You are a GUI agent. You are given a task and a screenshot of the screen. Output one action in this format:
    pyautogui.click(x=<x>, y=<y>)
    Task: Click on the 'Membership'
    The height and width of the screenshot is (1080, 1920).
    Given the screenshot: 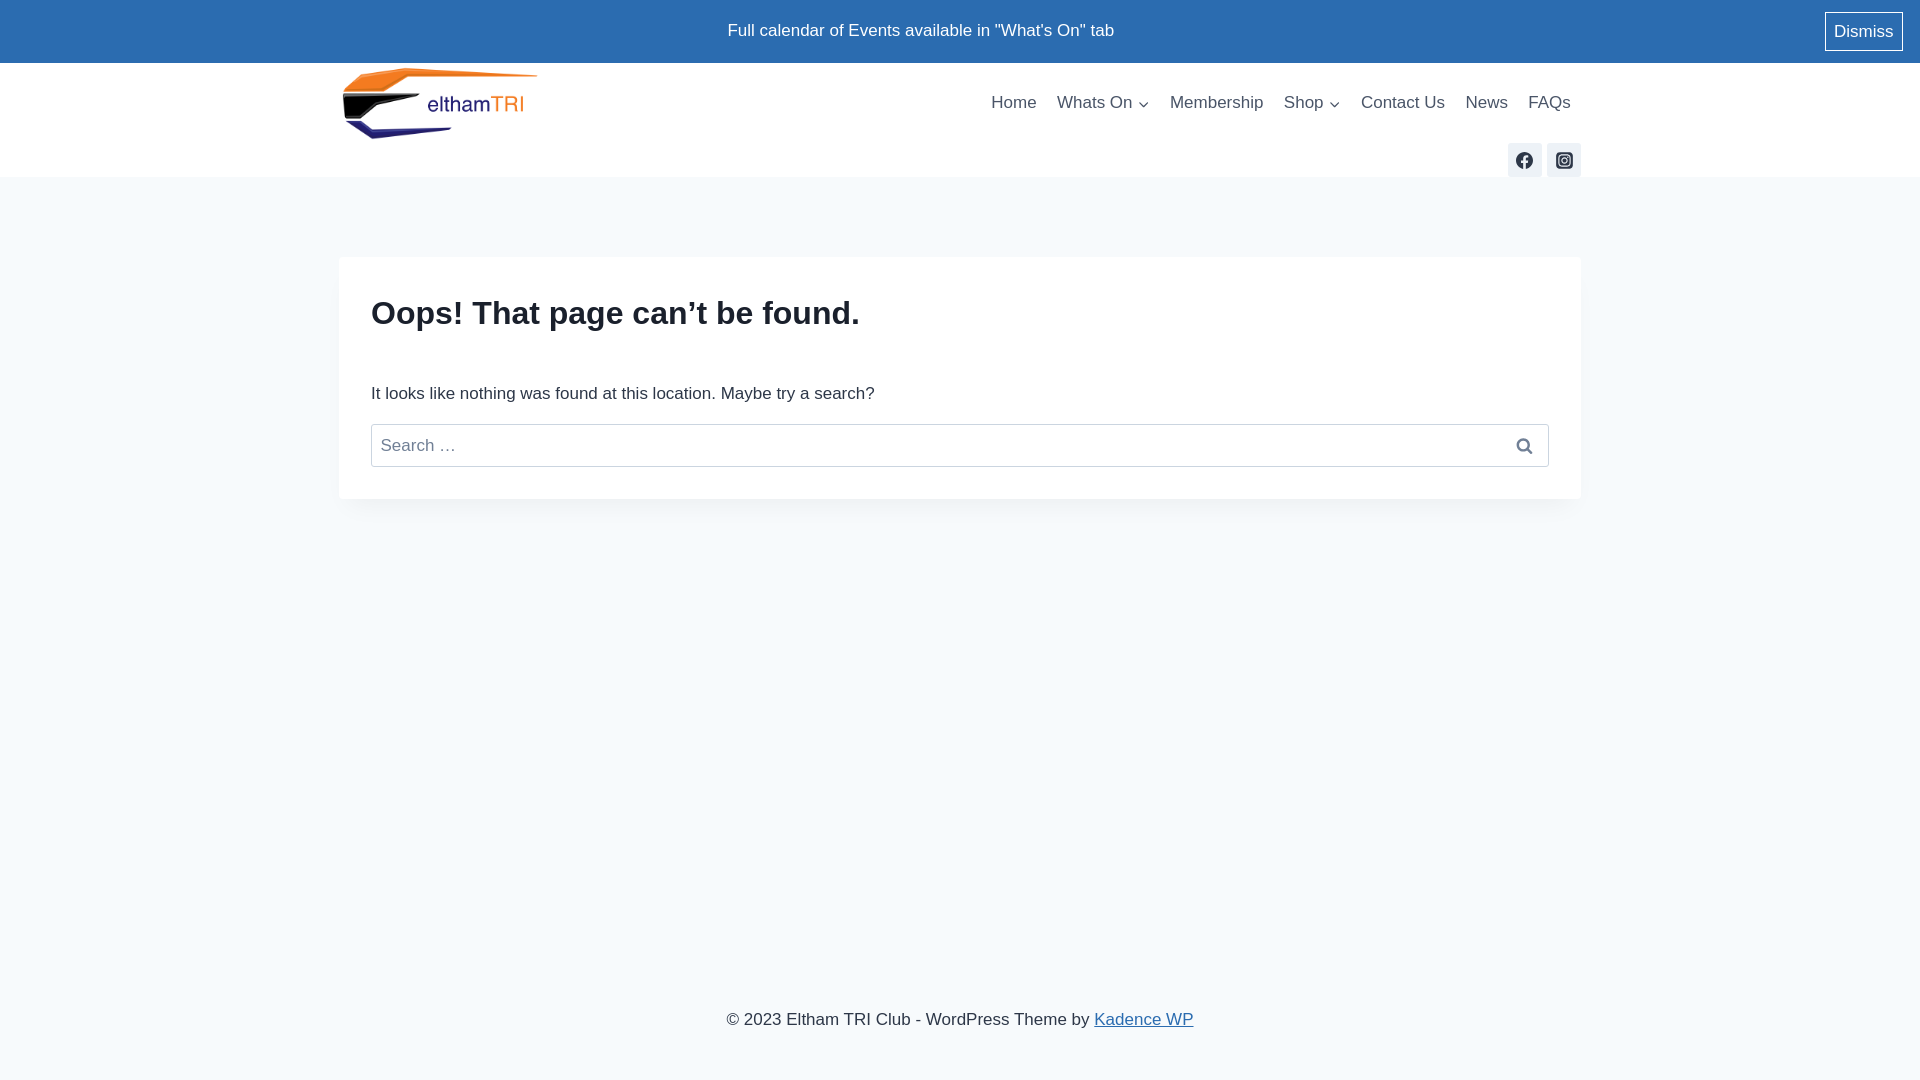 What is the action you would take?
    pyautogui.click(x=1160, y=103)
    